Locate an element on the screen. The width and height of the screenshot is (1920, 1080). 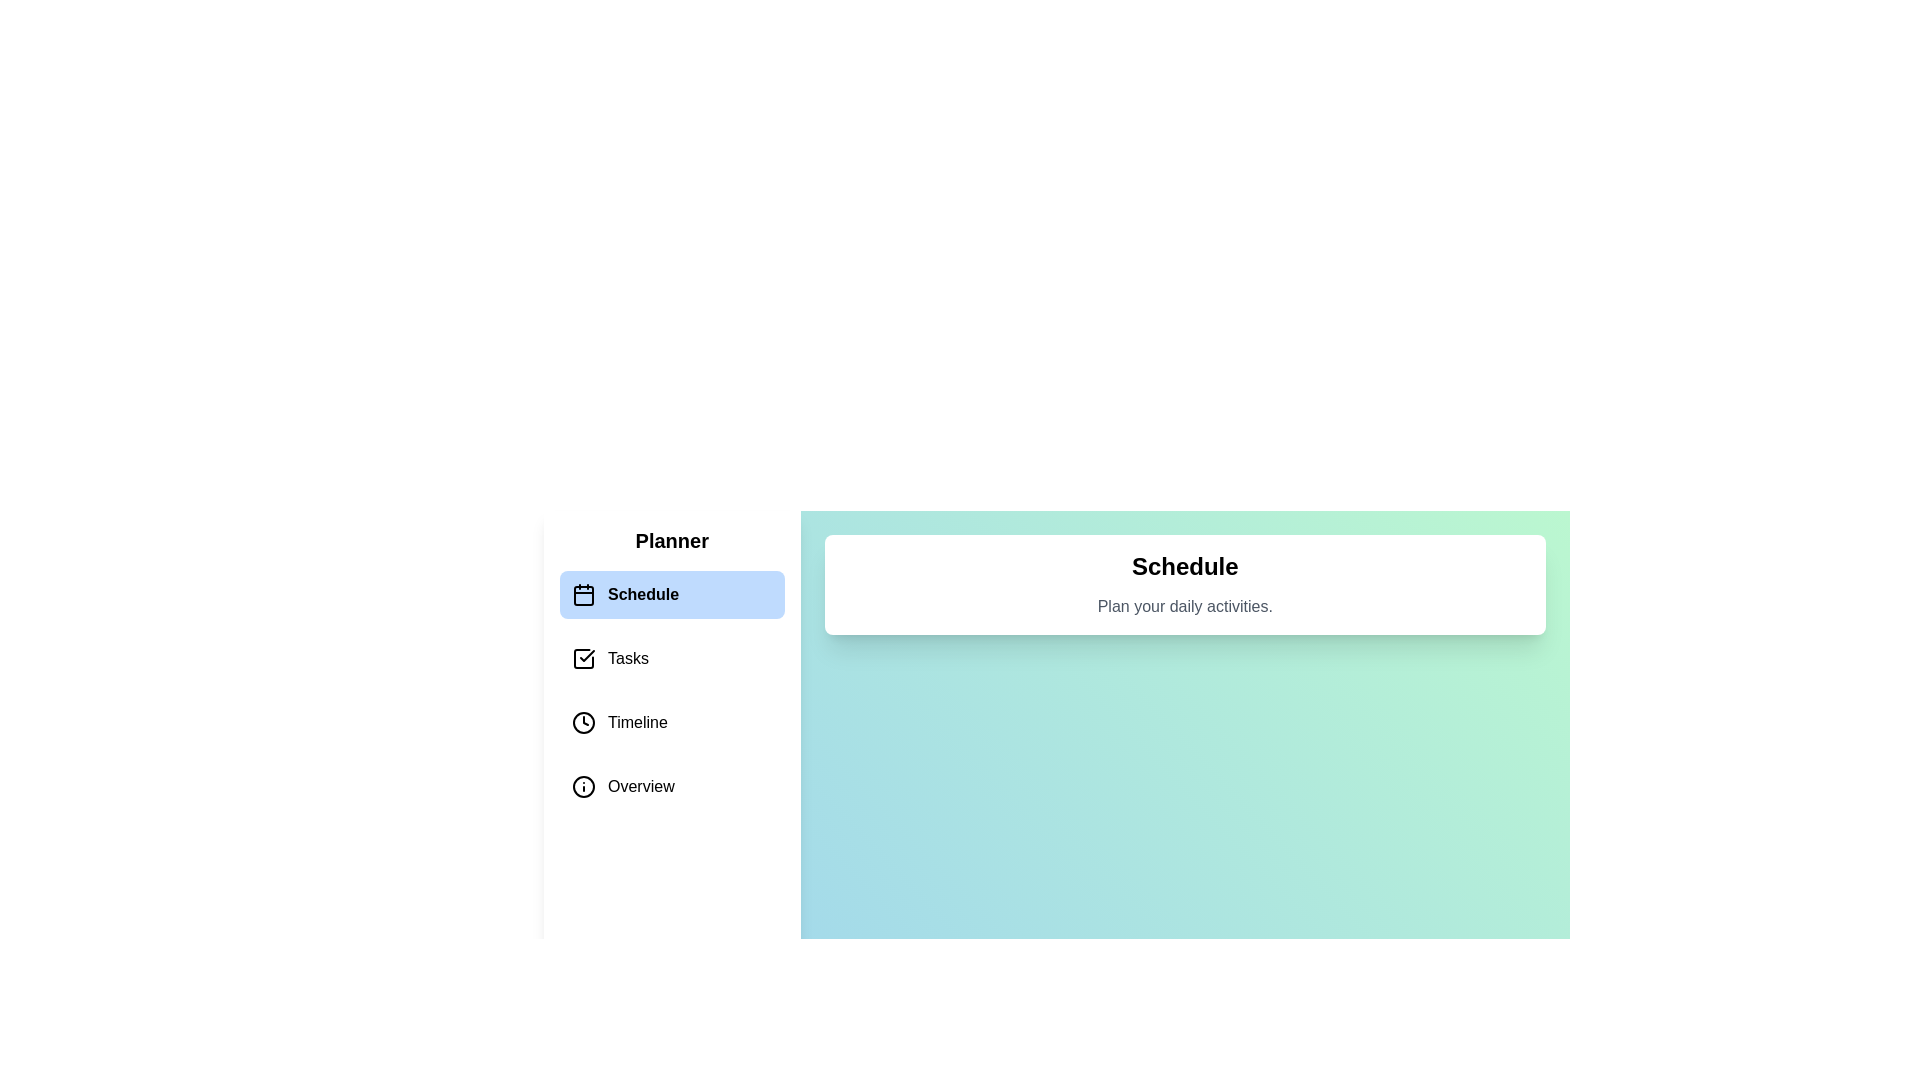
the tab labeled Schedule is located at coordinates (672, 593).